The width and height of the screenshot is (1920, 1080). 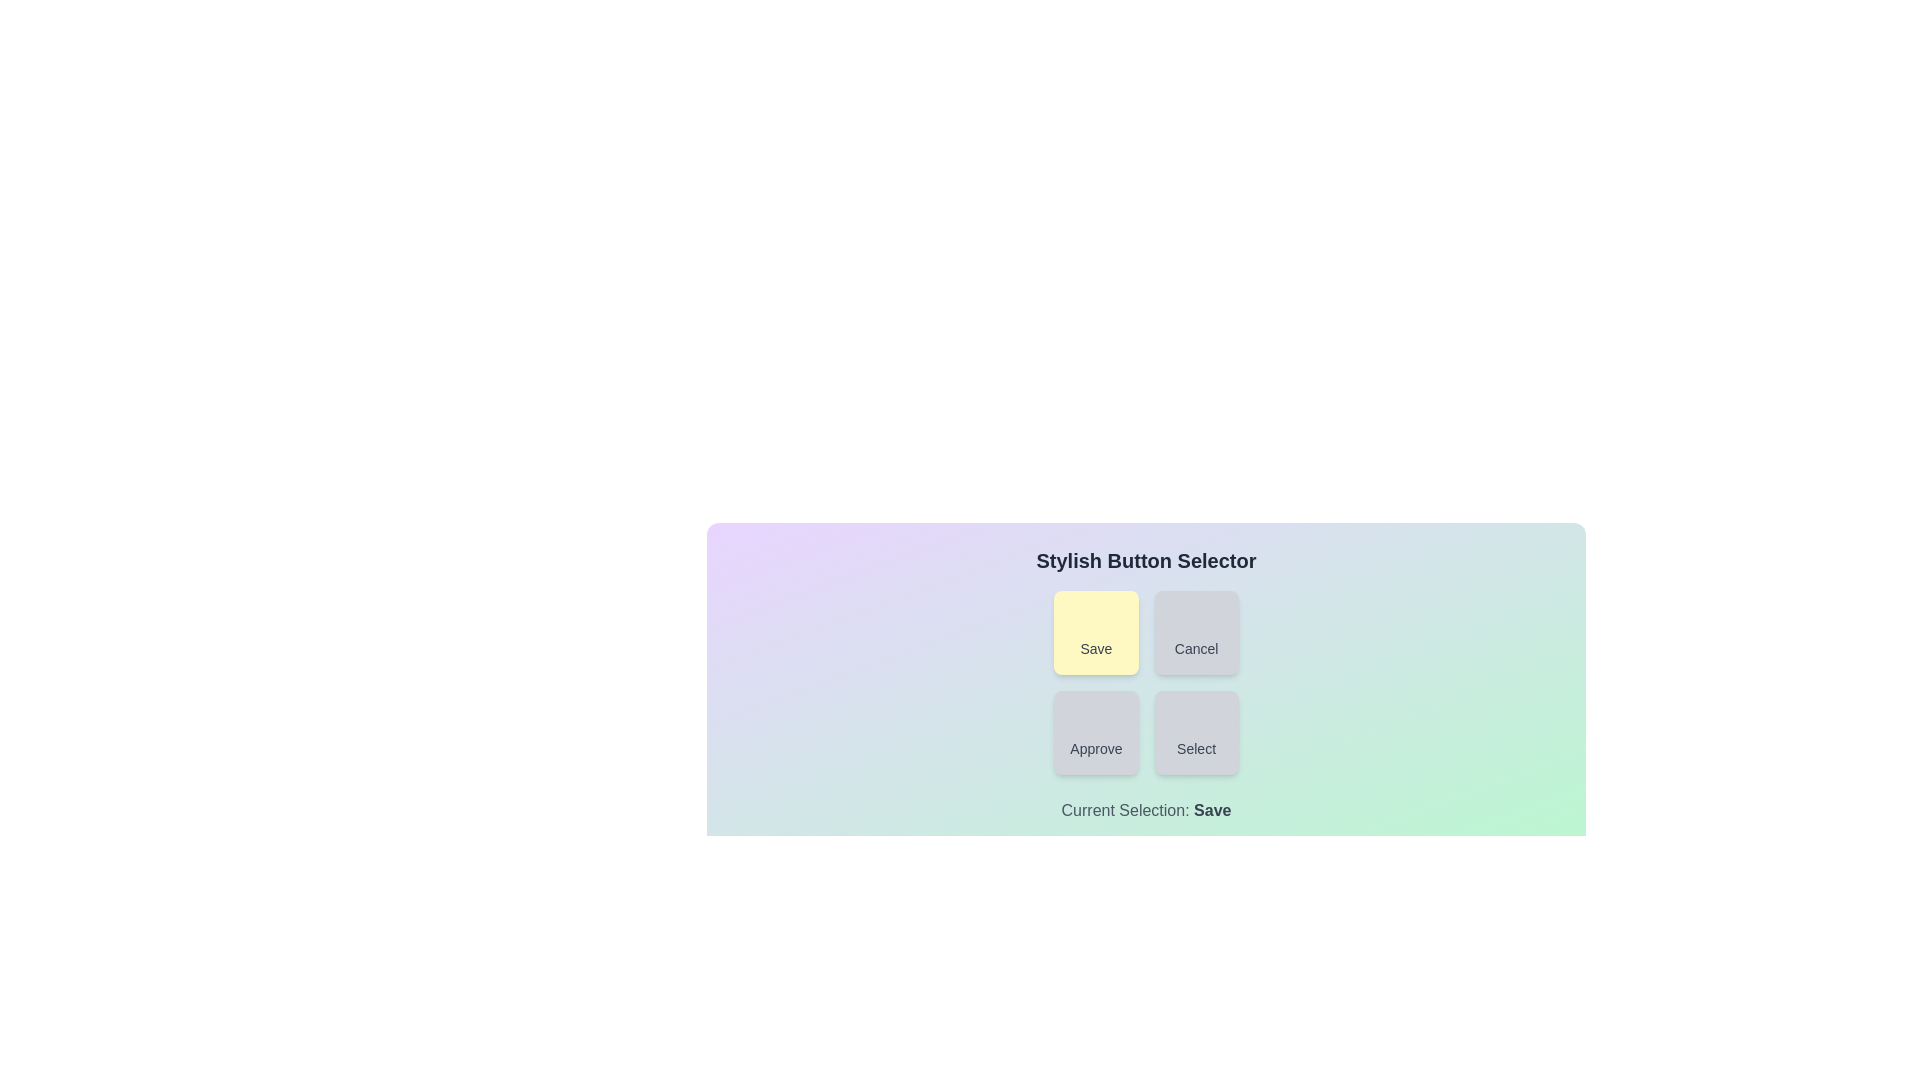 What do you see at coordinates (1196, 632) in the screenshot?
I see `the Cancel button to change the current selection` at bounding box center [1196, 632].